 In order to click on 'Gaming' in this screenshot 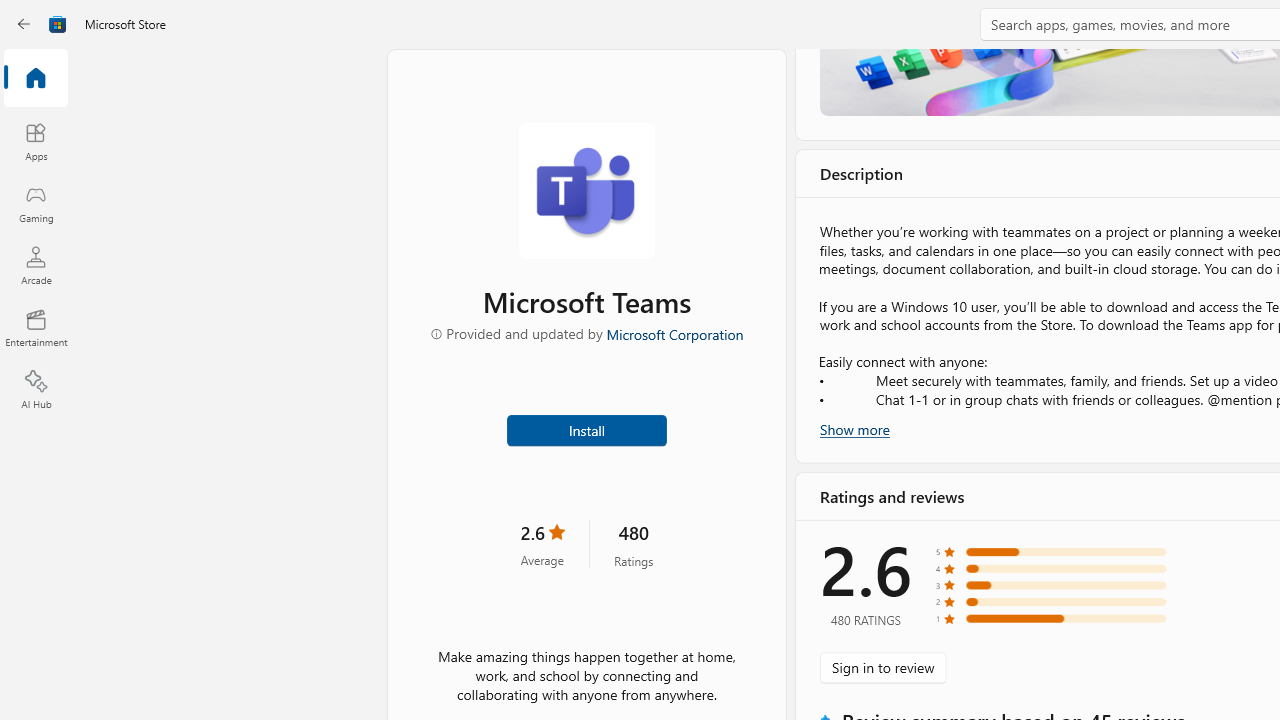, I will do `click(35, 203)`.